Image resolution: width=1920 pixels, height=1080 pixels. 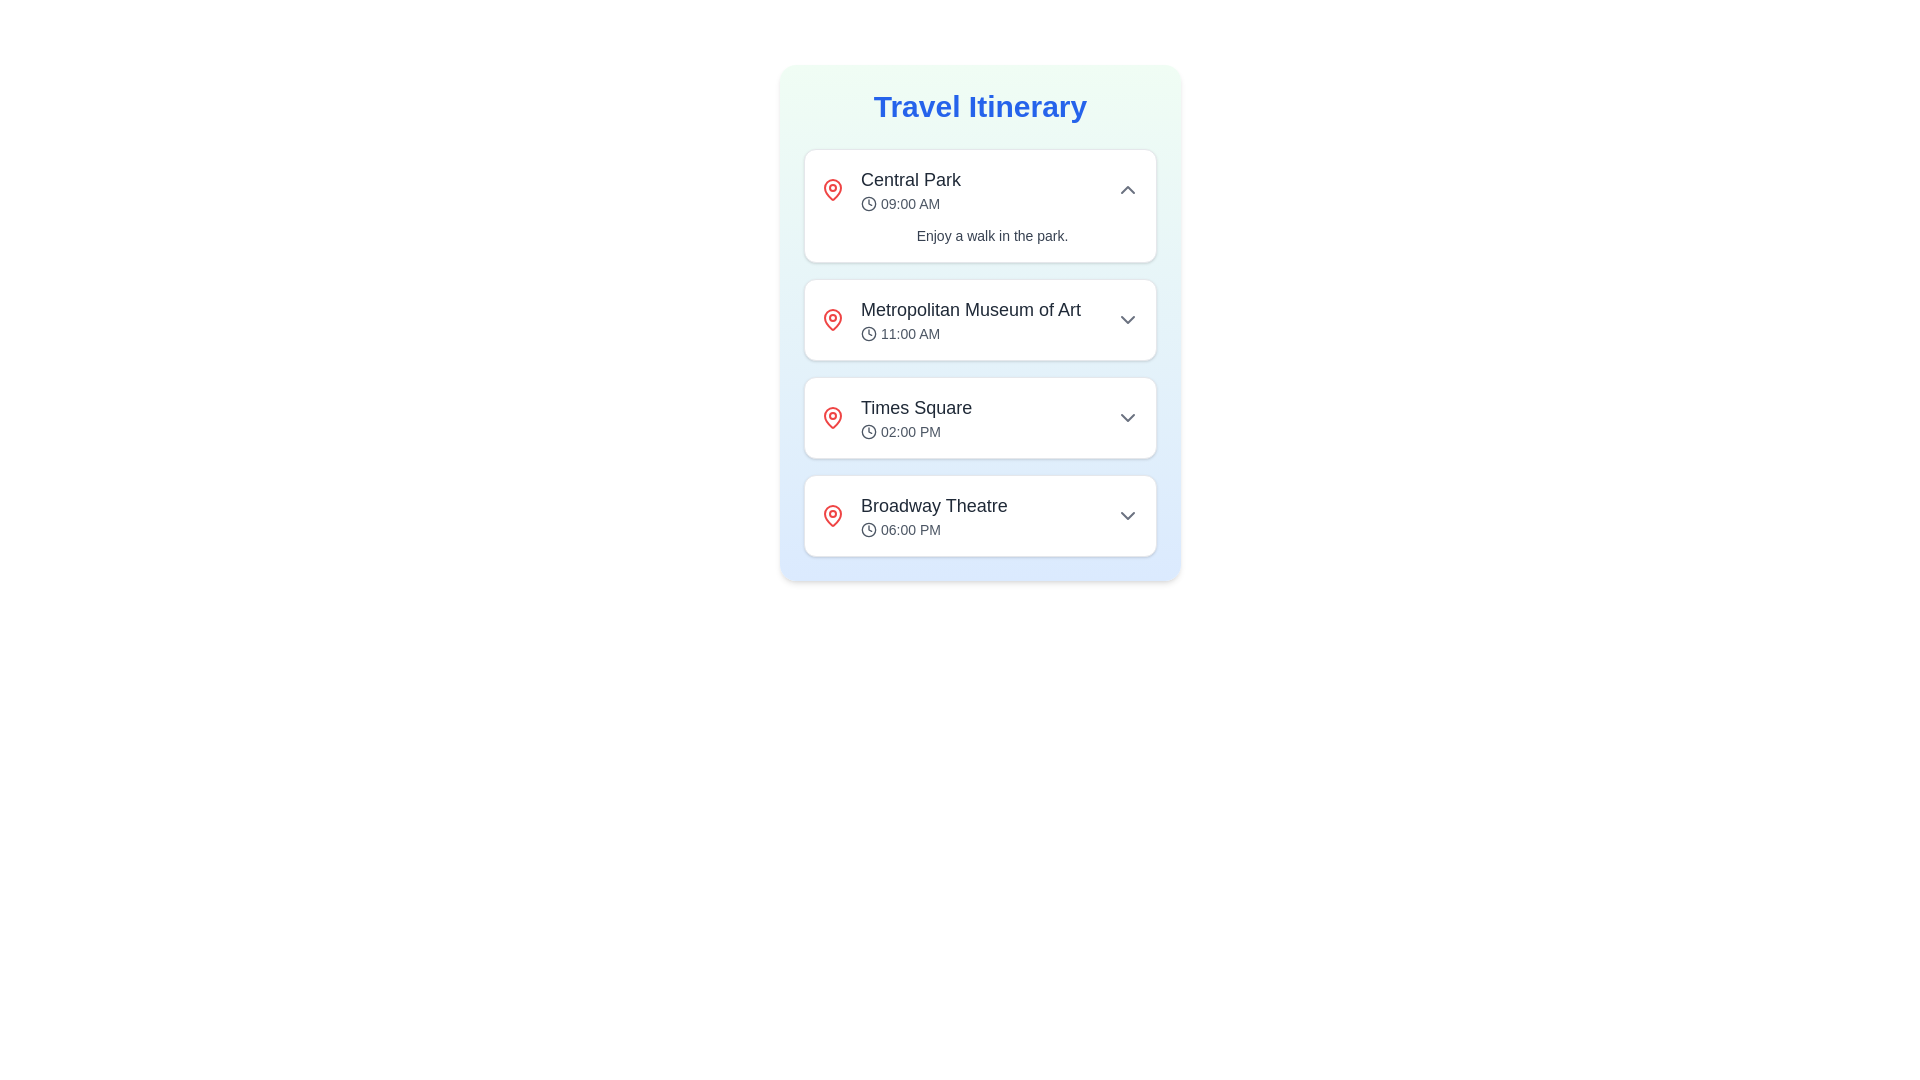 What do you see at coordinates (933, 504) in the screenshot?
I see `title header text for the 'Broadway Theatre' event, which is located at the top-left corner of the section, providing the scheduled time of 06:00 PM` at bounding box center [933, 504].